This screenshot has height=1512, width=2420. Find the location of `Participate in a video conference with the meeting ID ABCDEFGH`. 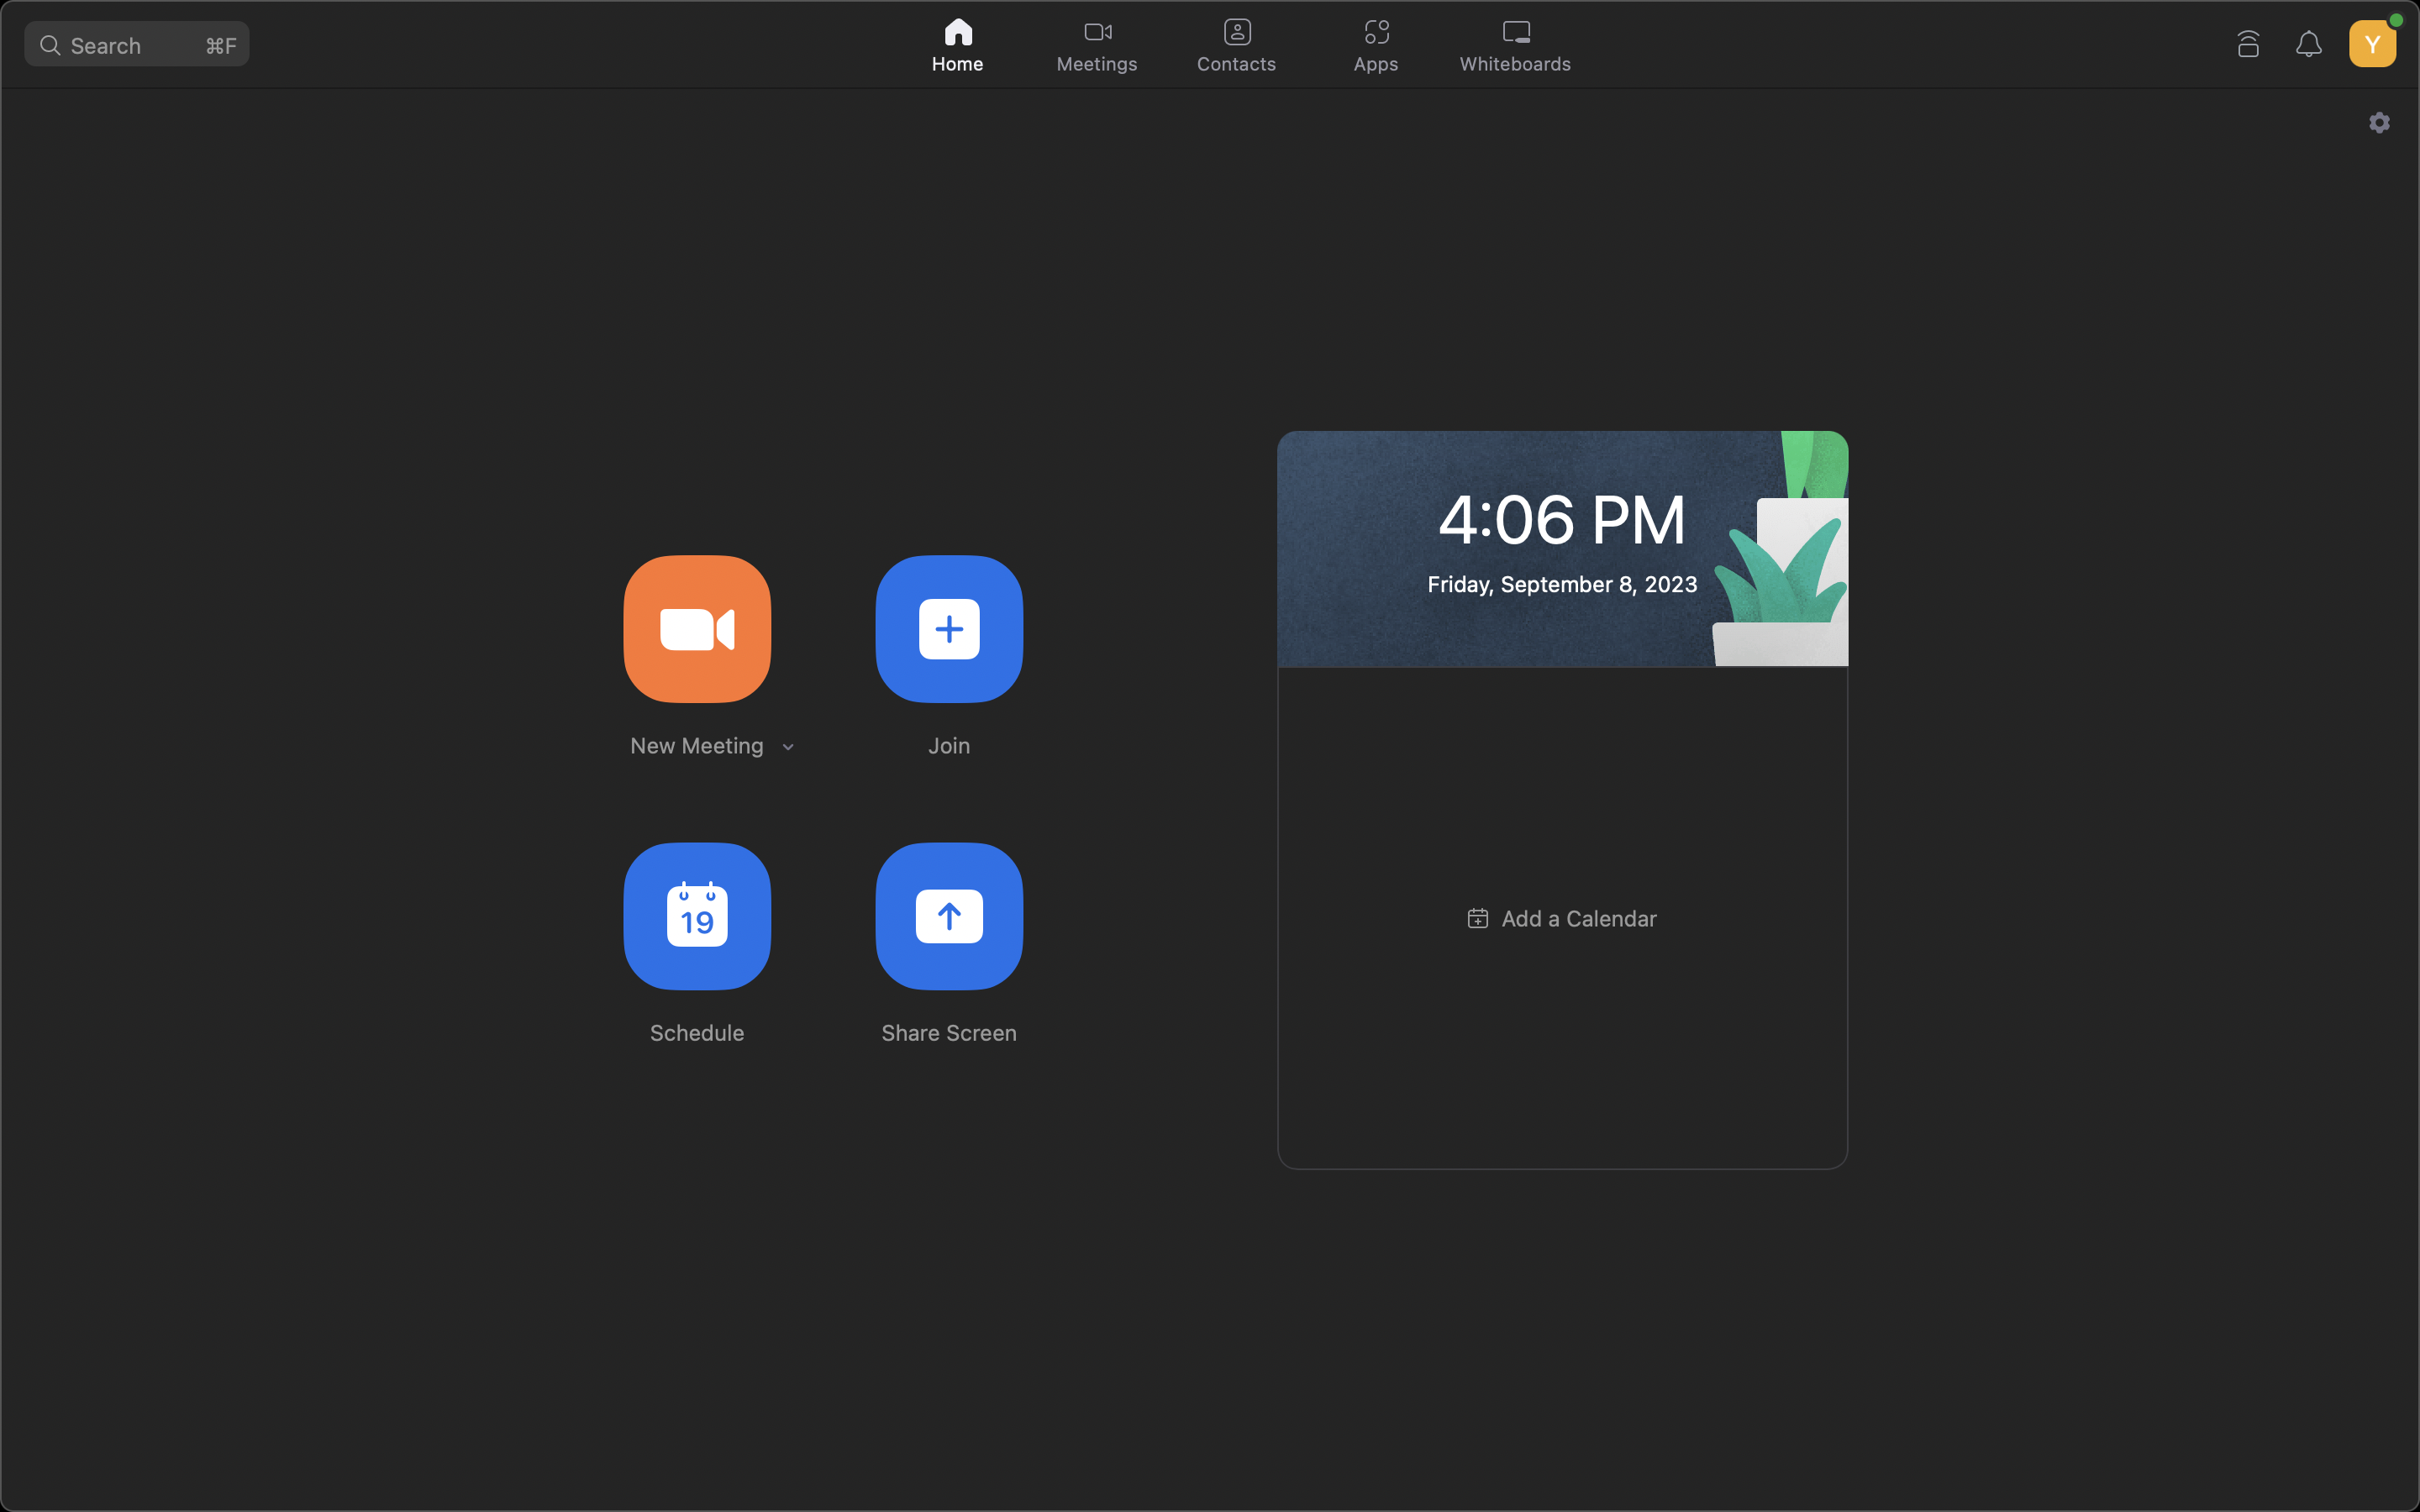

Participate in a video conference with the meeting ID ABCDEFGH is located at coordinates (948, 626).